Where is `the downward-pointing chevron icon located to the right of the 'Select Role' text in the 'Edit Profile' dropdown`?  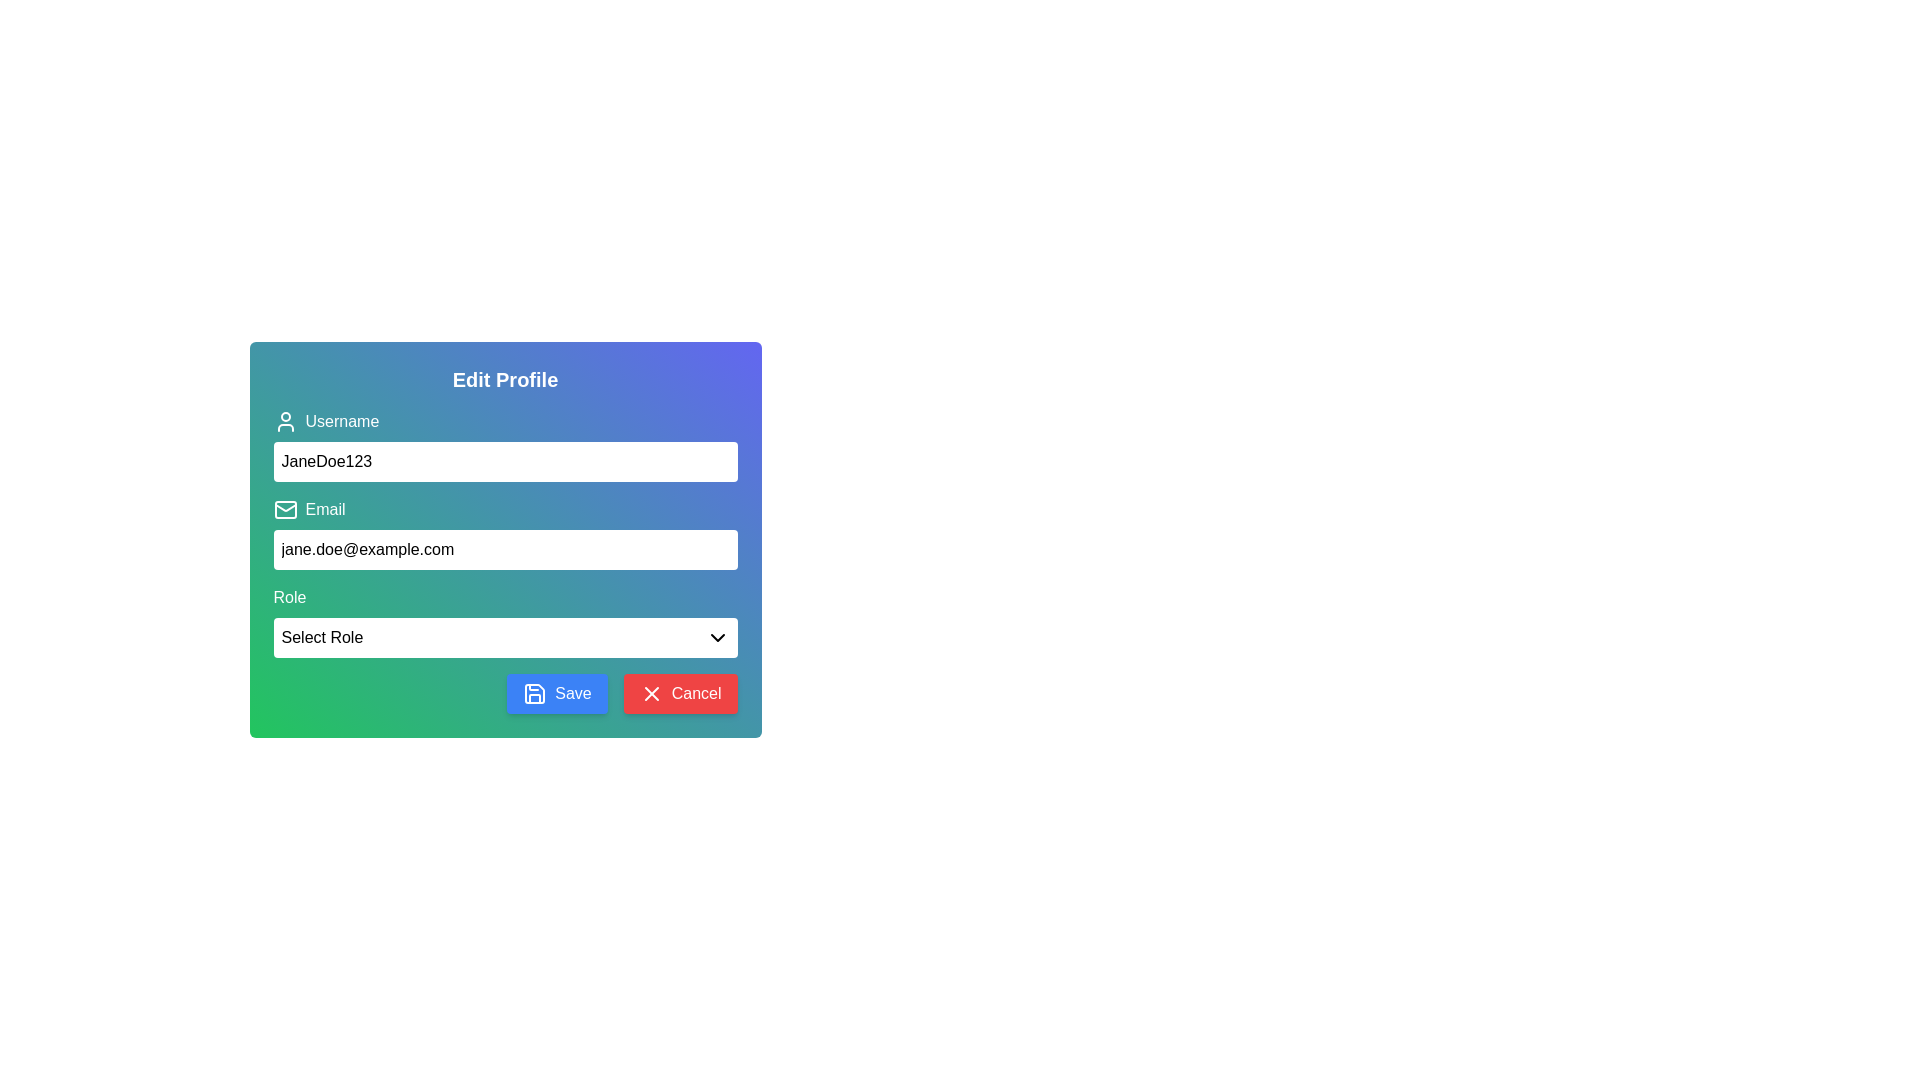 the downward-pointing chevron icon located to the right of the 'Select Role' text in the 'Edit Profile' dropdown is located at coordinates (717, 637).